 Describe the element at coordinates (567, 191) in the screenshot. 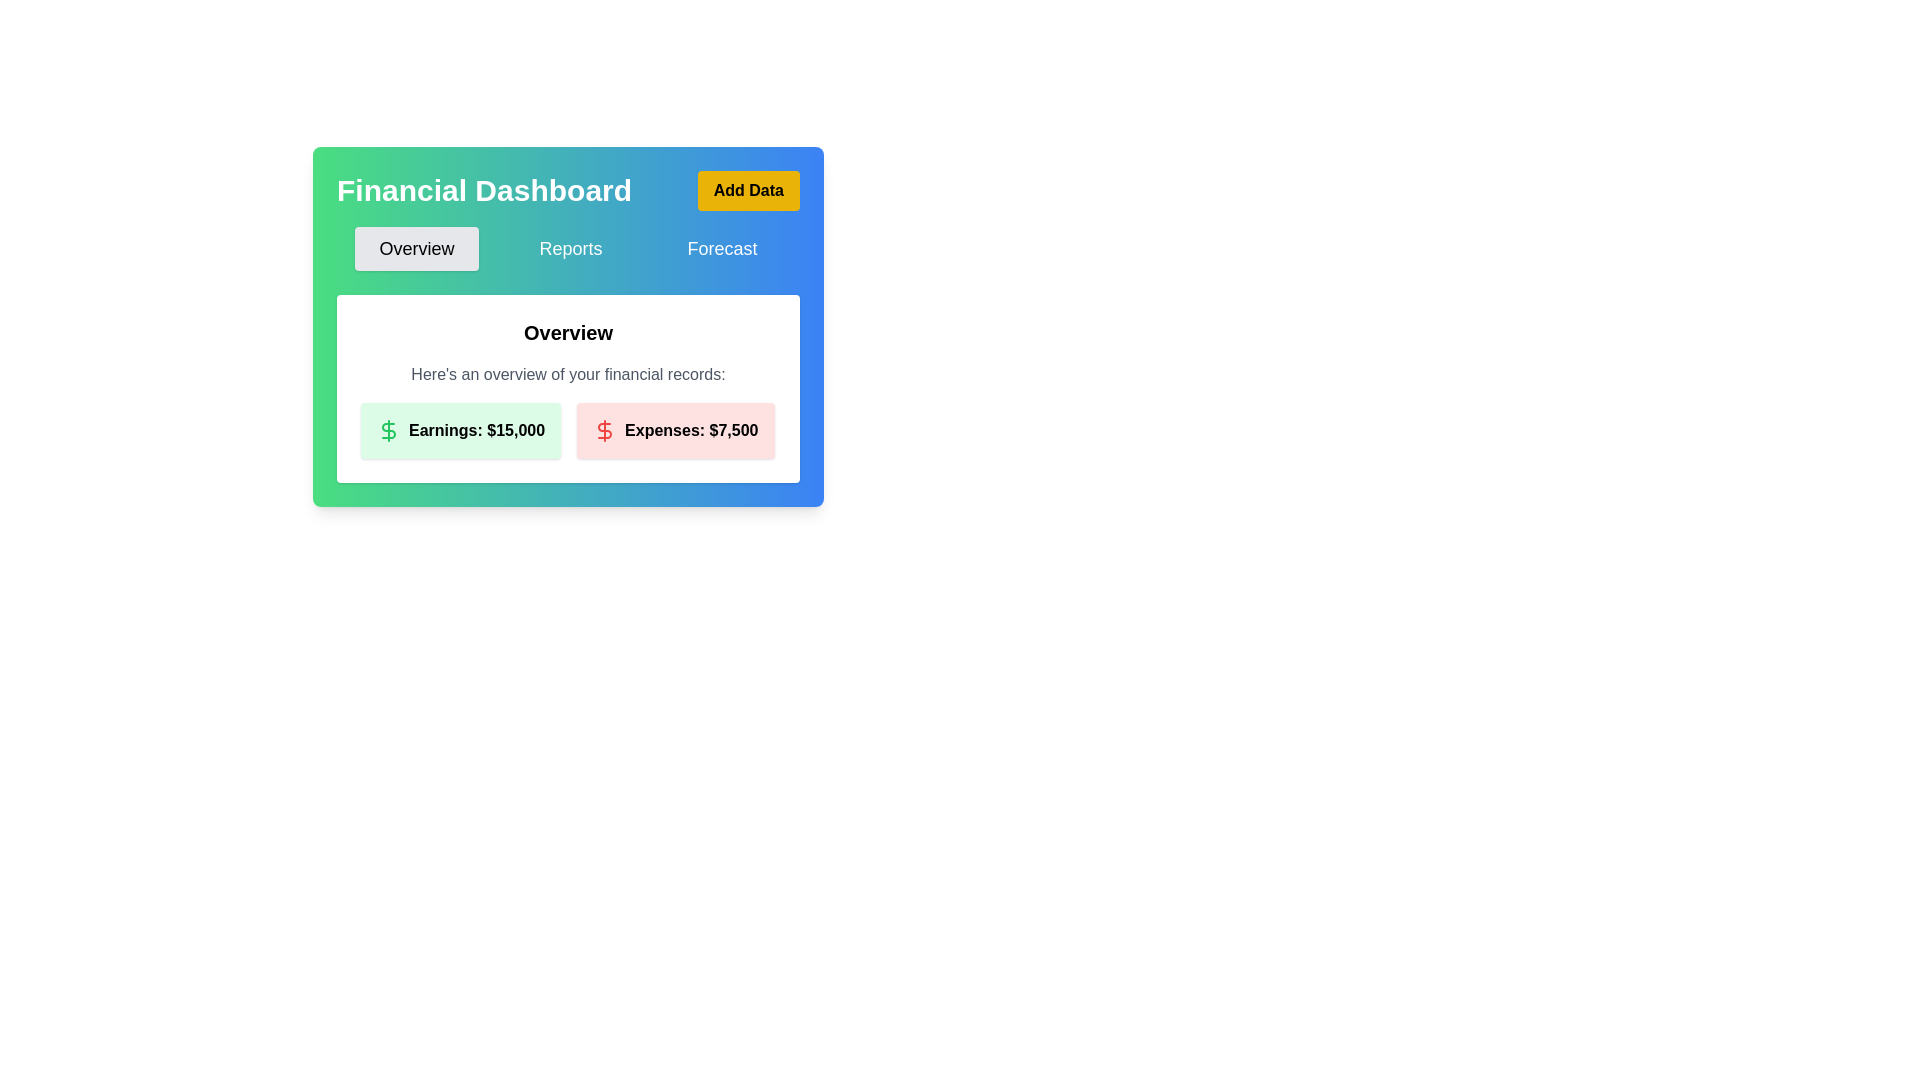

I see `title from the header element located at the top of the interface, which spans horizontally and contains an action button on the right` at that location.